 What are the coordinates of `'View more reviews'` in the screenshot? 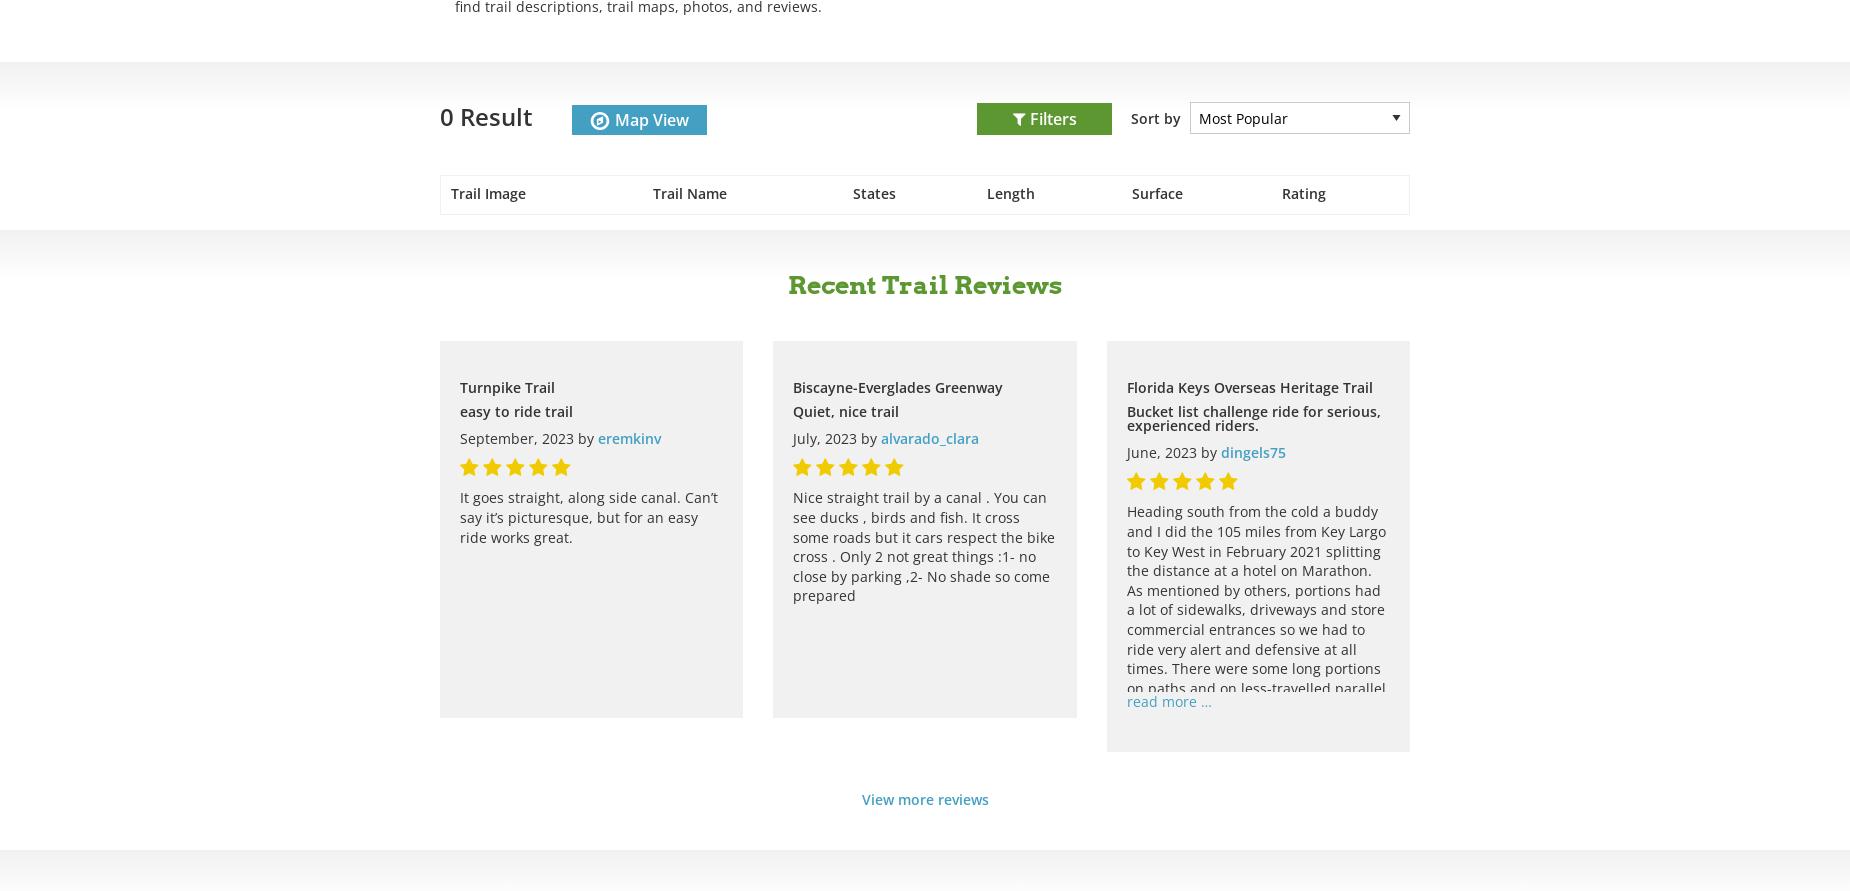 It's located at (860, 798).